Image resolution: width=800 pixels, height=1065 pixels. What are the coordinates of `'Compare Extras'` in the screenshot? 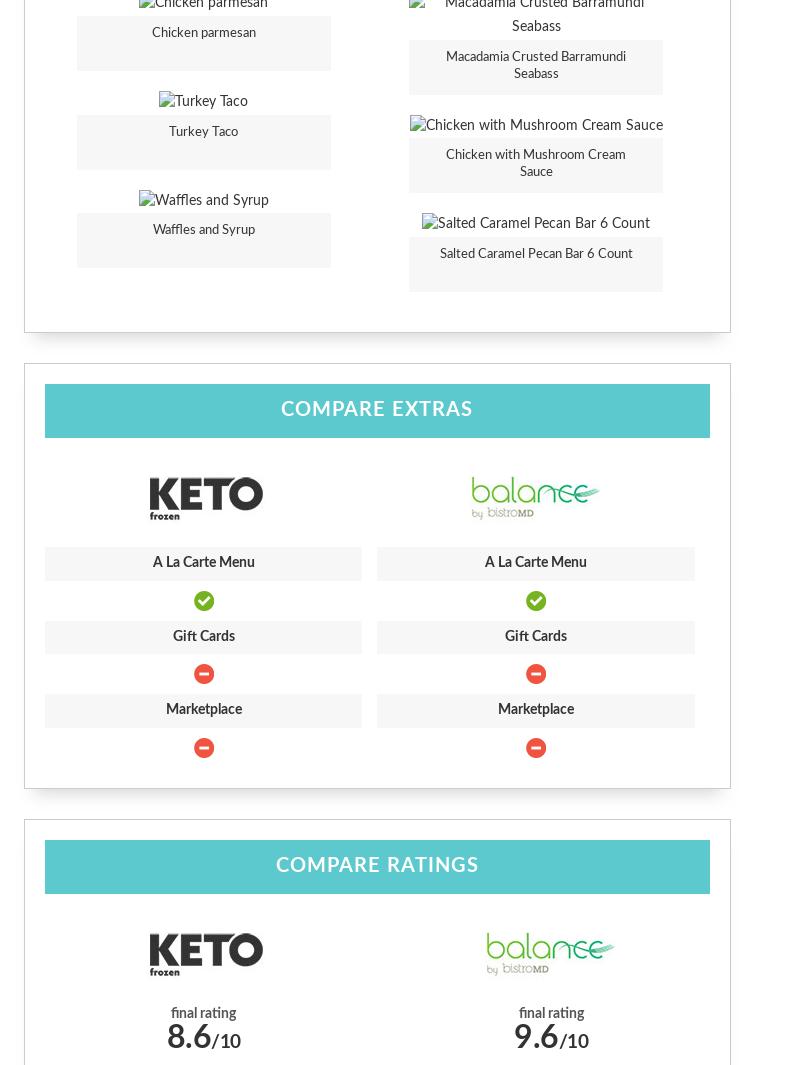 It's located at (376, 409).